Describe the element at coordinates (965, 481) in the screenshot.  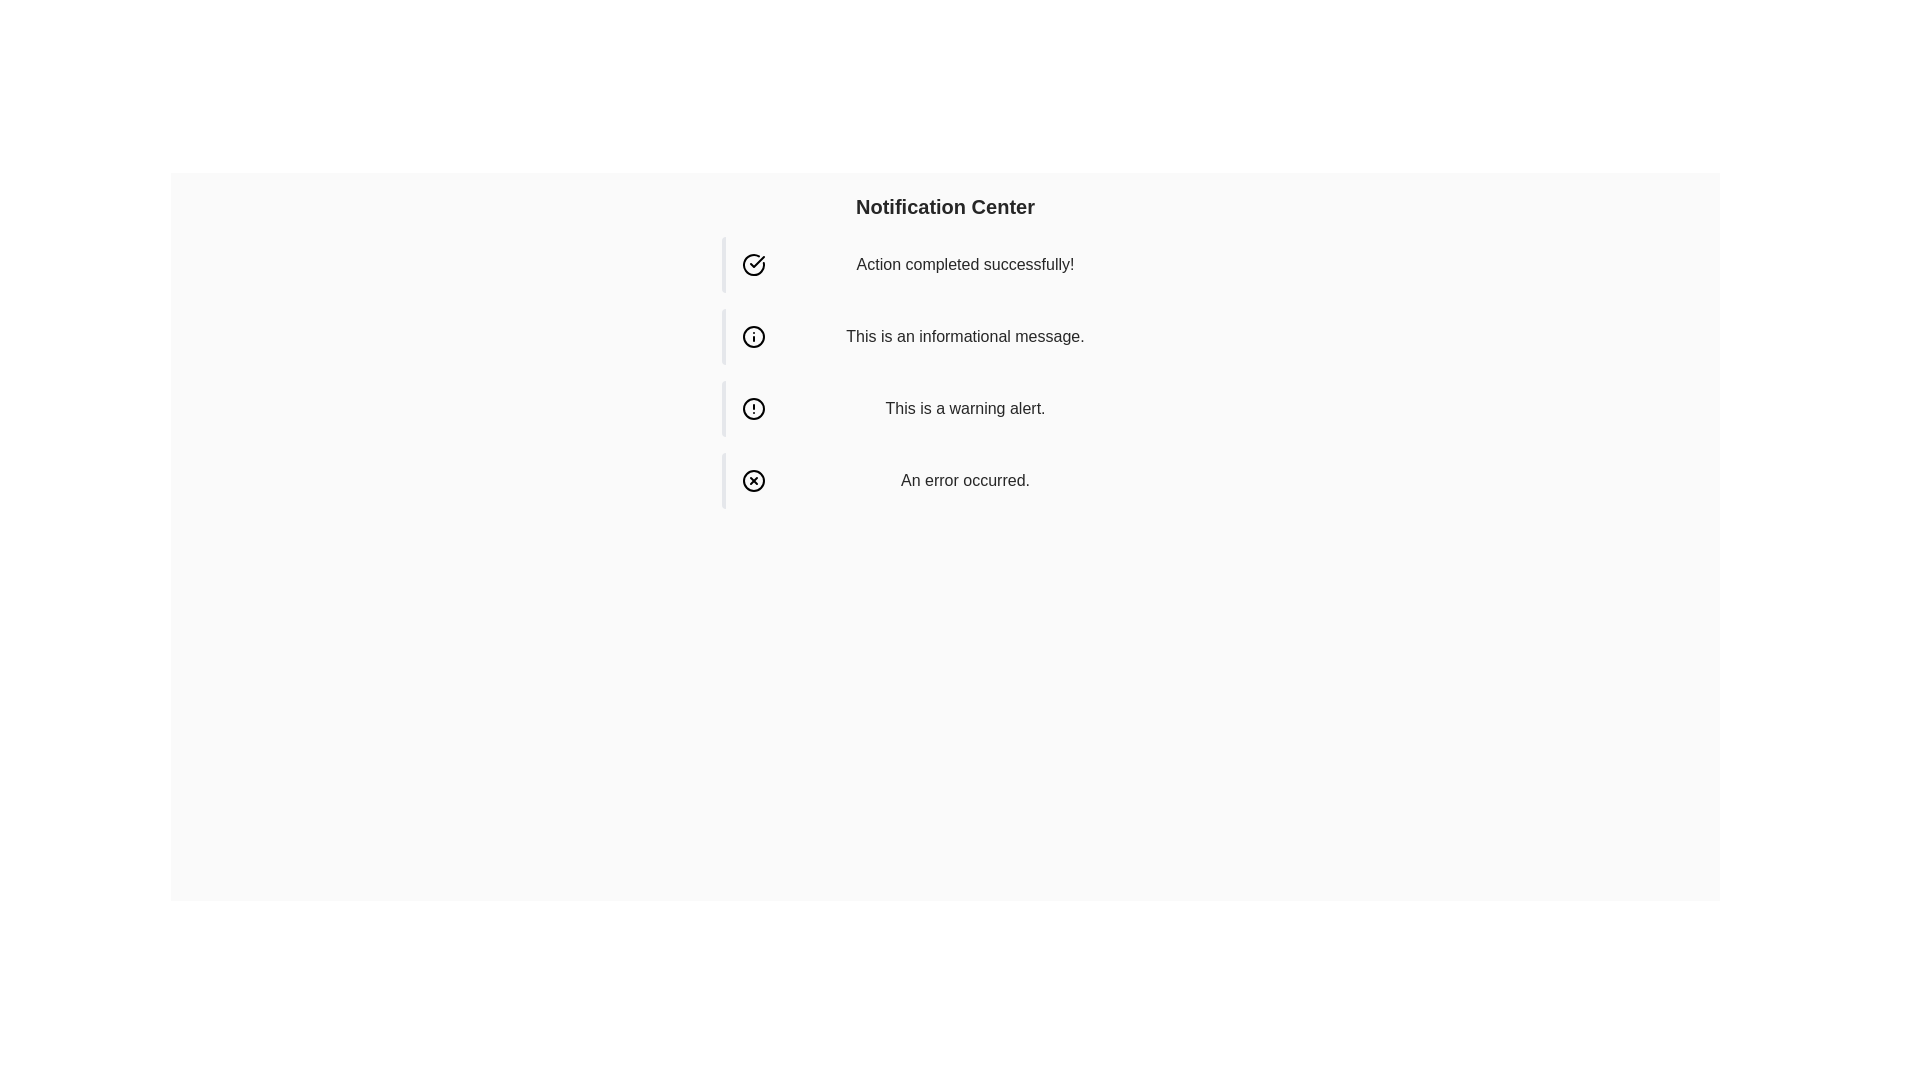
I see `the error message text label in the Notification Center, which provides feedback about an issue, positioned horizontally centered and to the right of the cross symbol icon` at that location.